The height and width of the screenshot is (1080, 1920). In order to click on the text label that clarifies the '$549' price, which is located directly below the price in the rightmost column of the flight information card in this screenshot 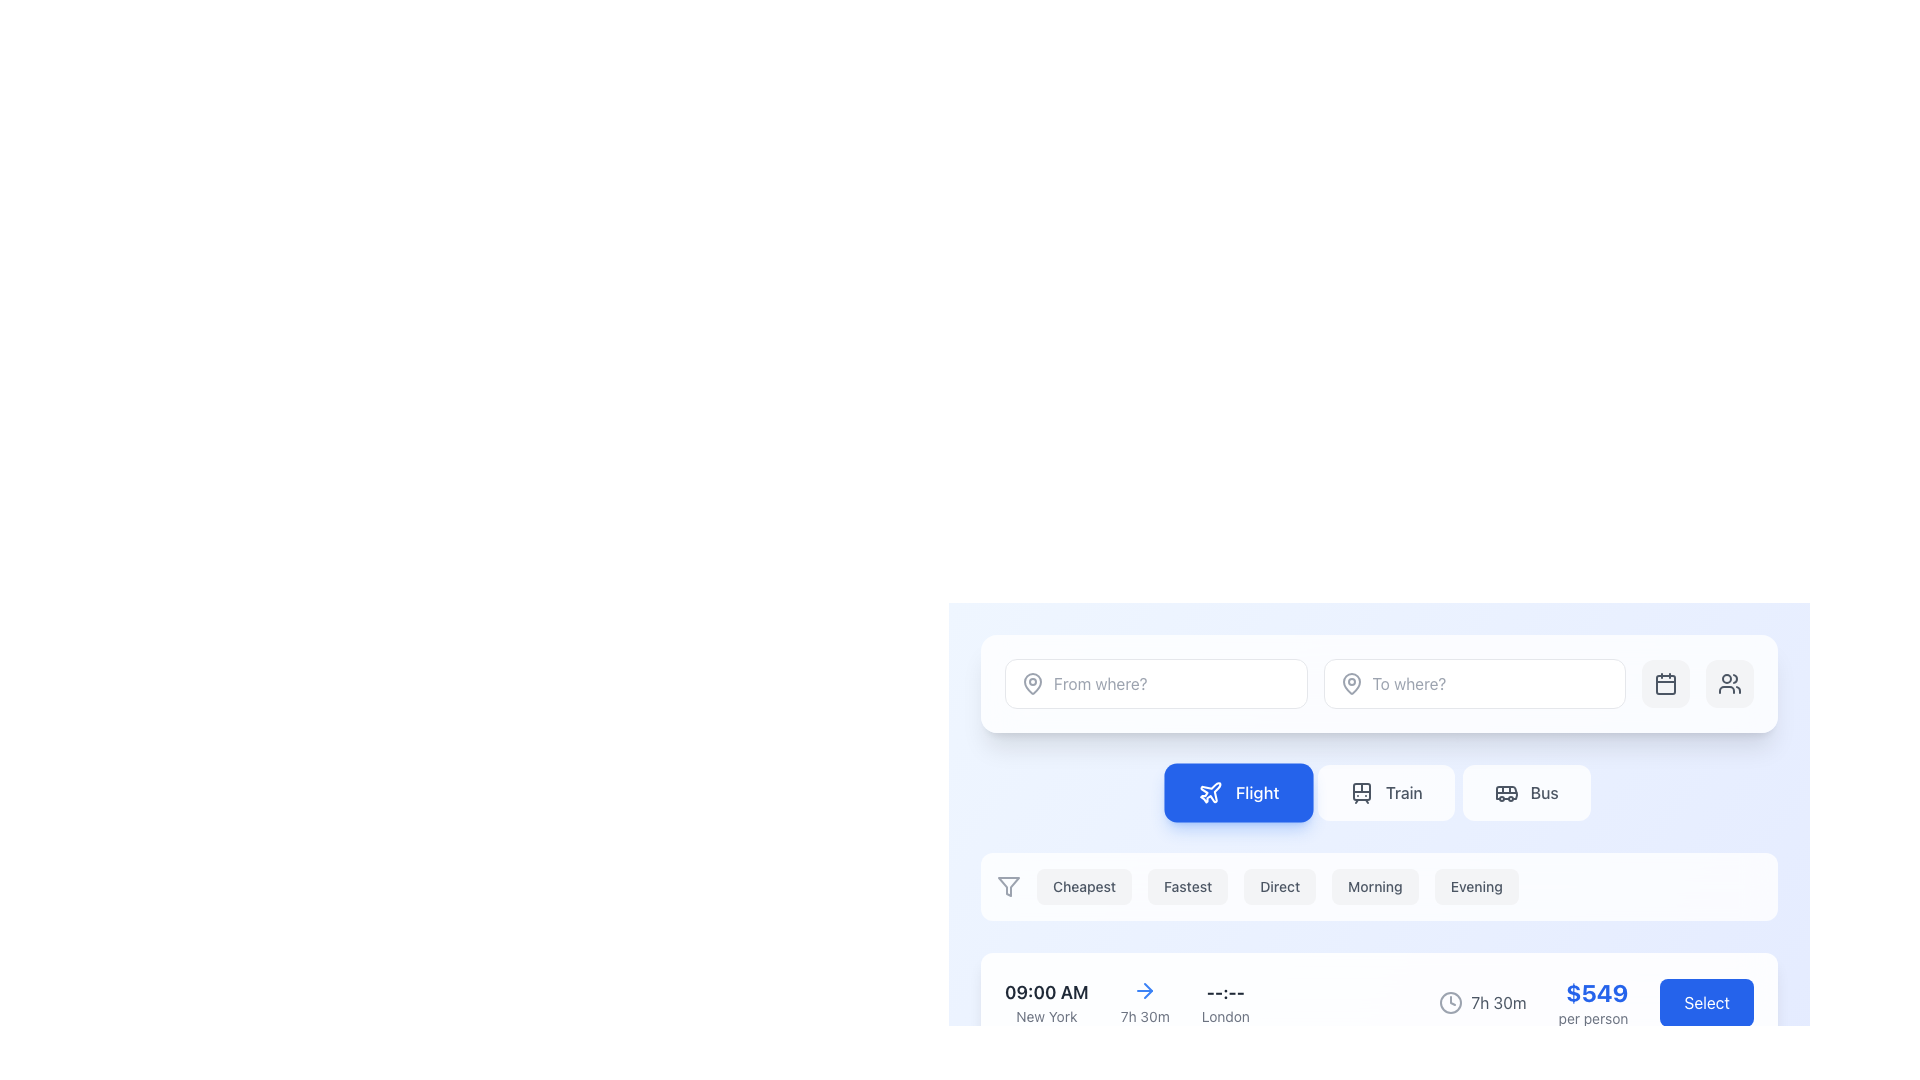, I will do `click(1592, 1018)`.